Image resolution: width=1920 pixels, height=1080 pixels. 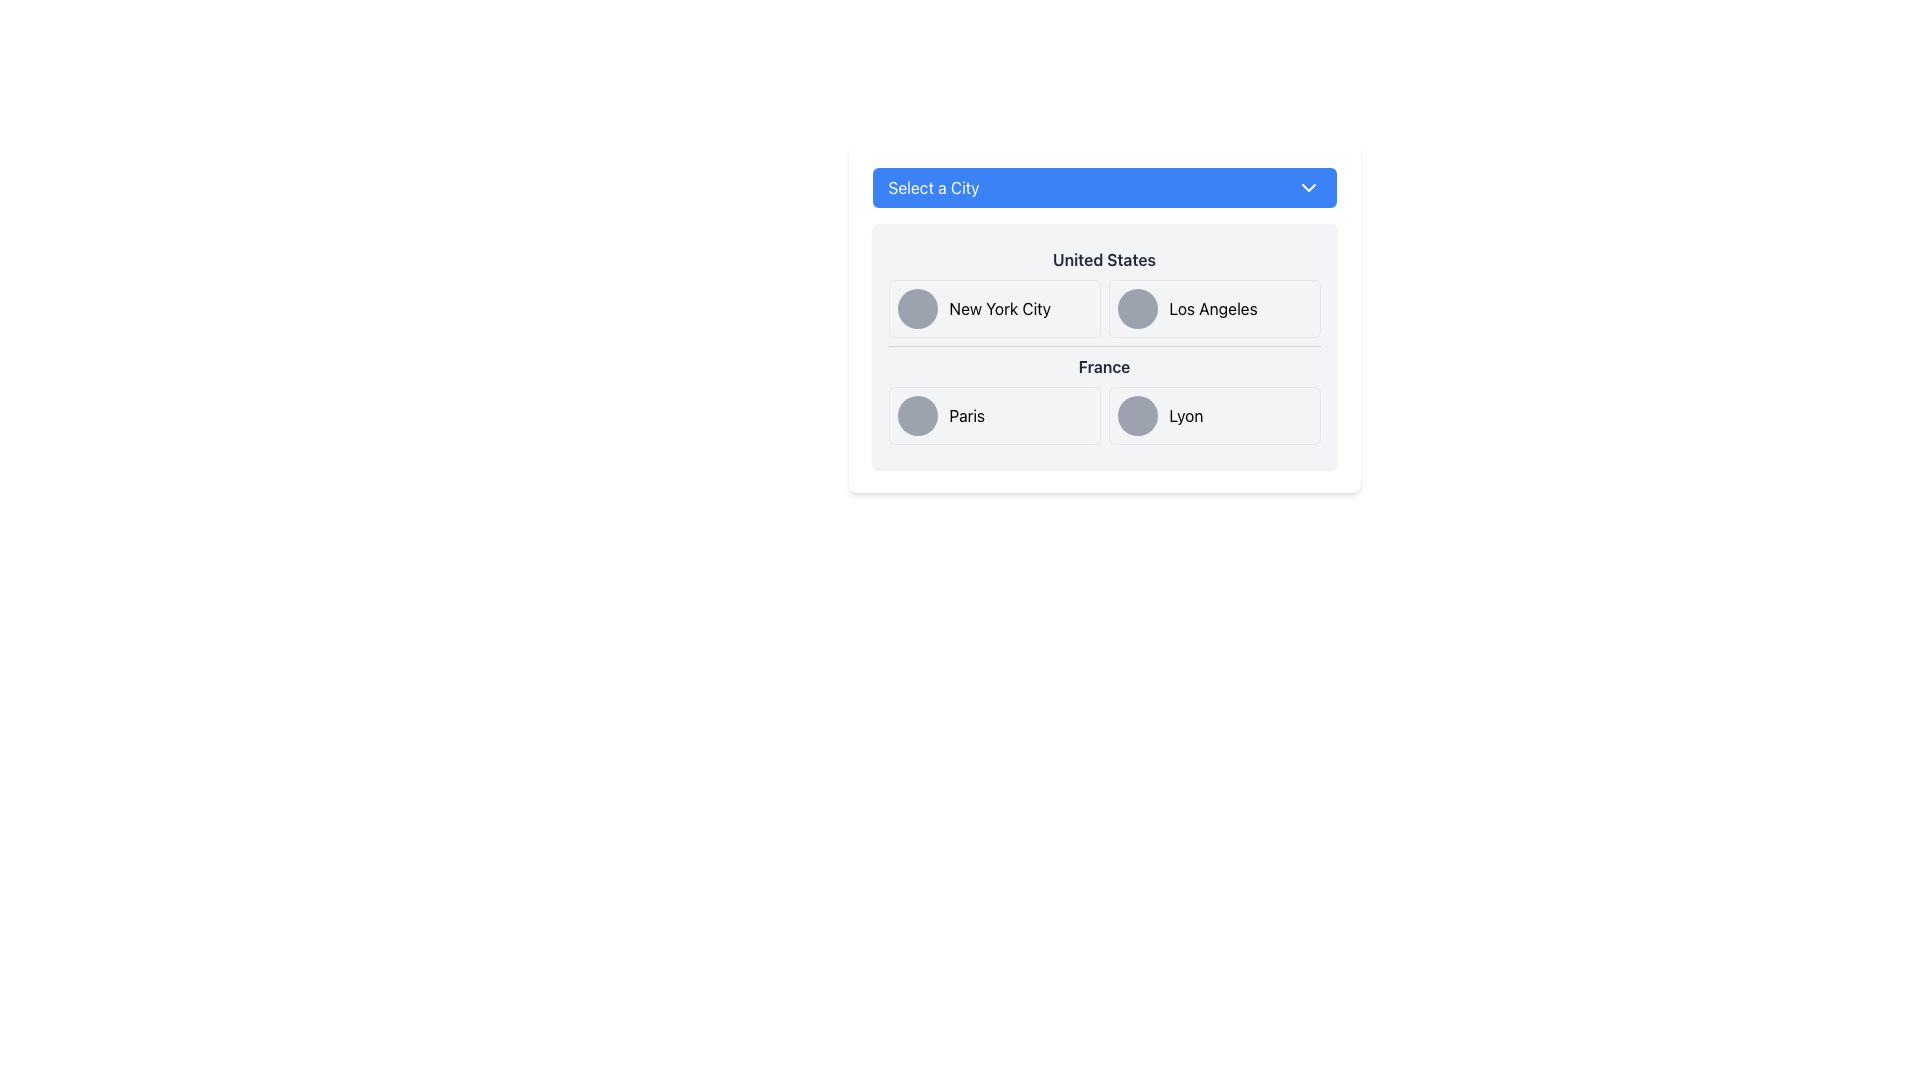 What do you see at coordinates (1103, 415) in the screenshot?
I see `the 'Lyon' option in the interactive two-column grid under the 'France' section` at bounding box center [1103, 415].